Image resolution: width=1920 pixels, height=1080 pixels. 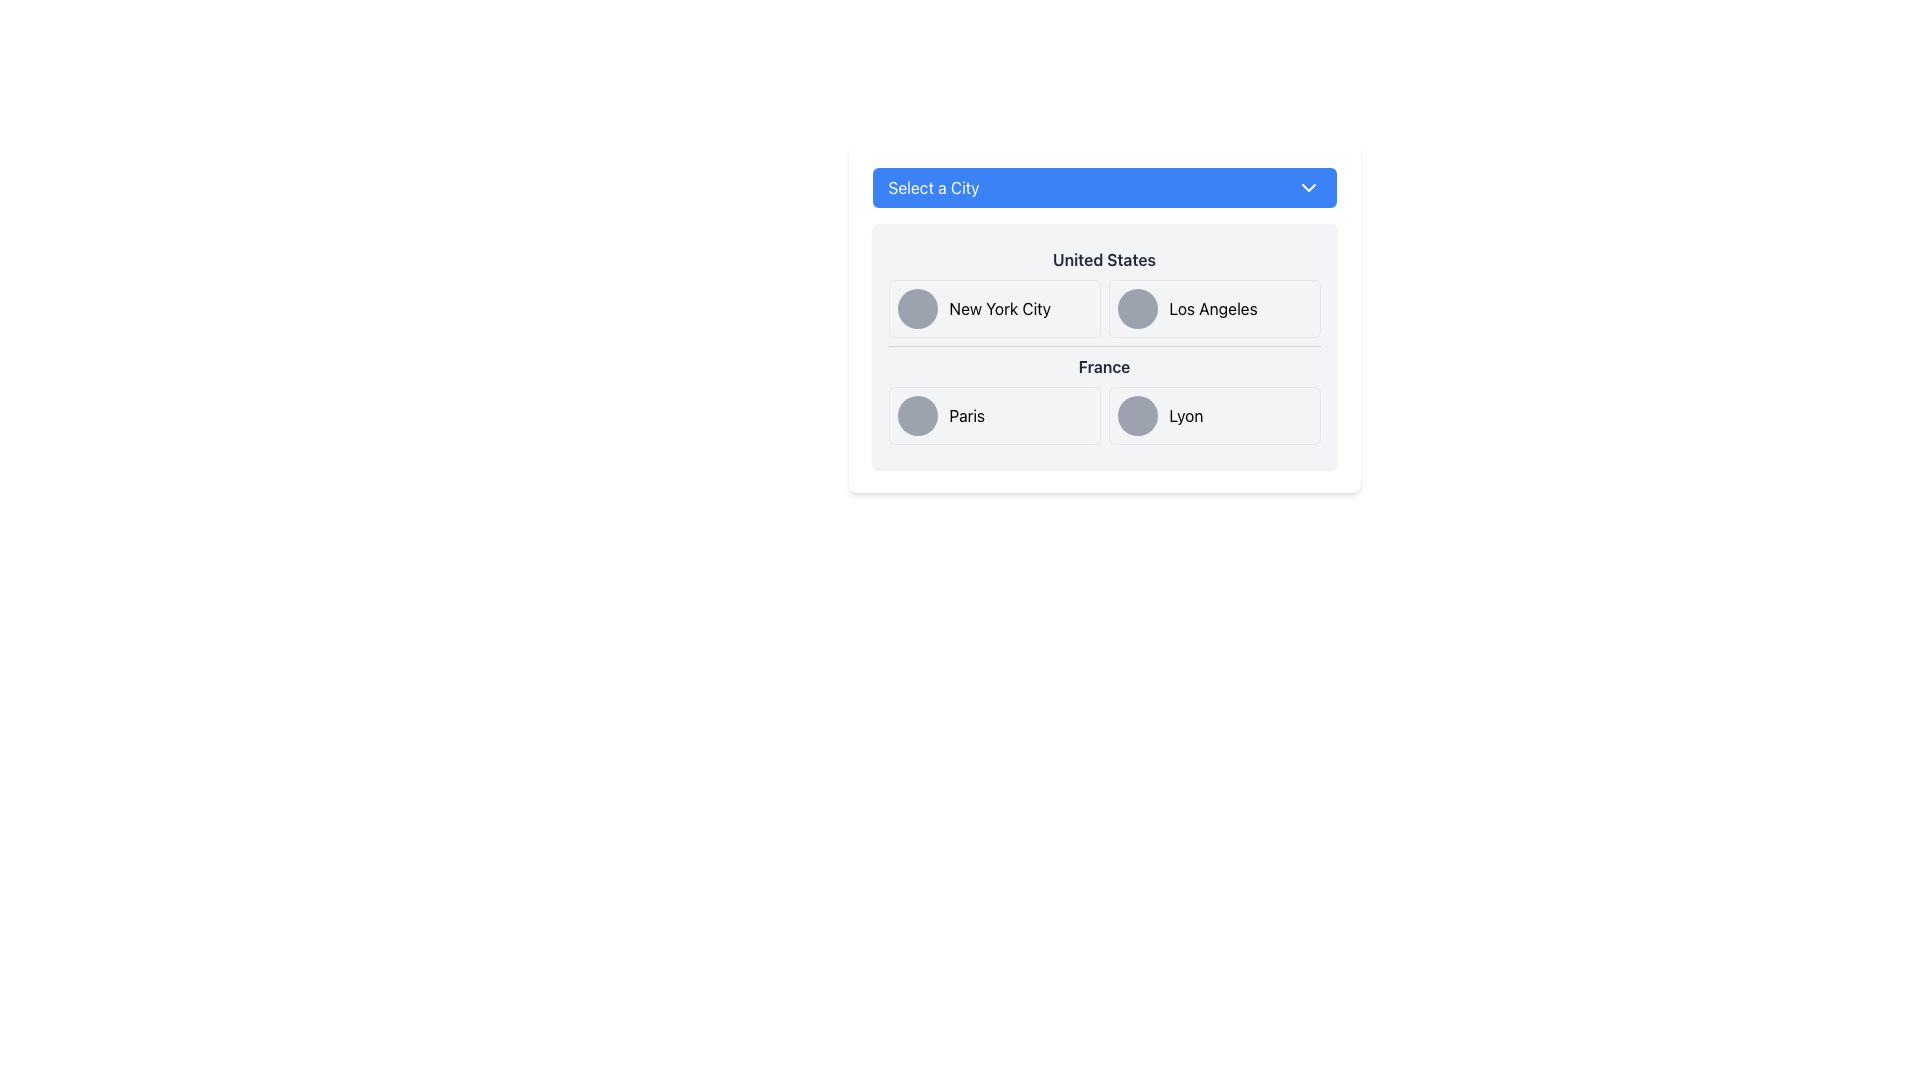 What do you see at coordinates (1103, 415) in the screenshot?
I see `the 'Lyon' option in the interactive two-column grid under the 'France' section` at bounding box center [1103, 415].